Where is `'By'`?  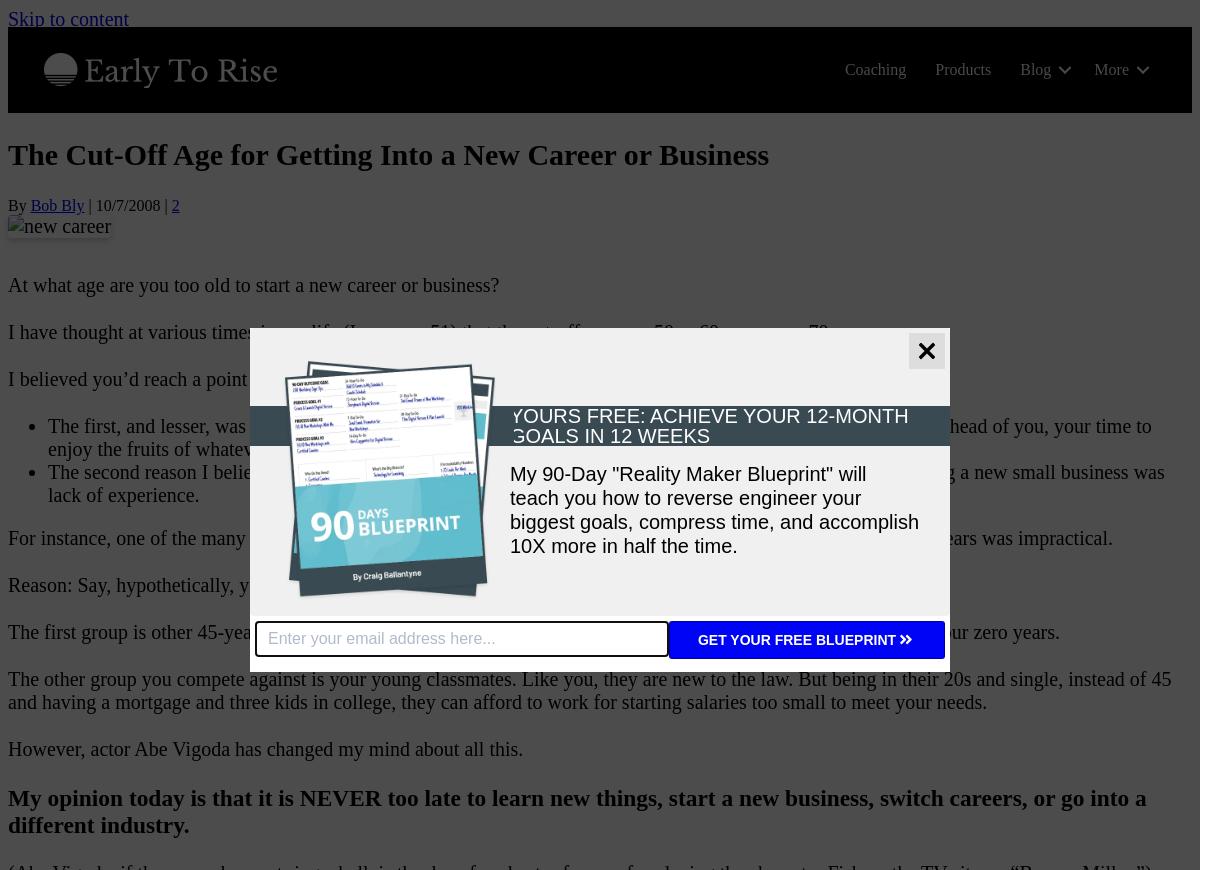 'By' is located at coordinates (19, 203).